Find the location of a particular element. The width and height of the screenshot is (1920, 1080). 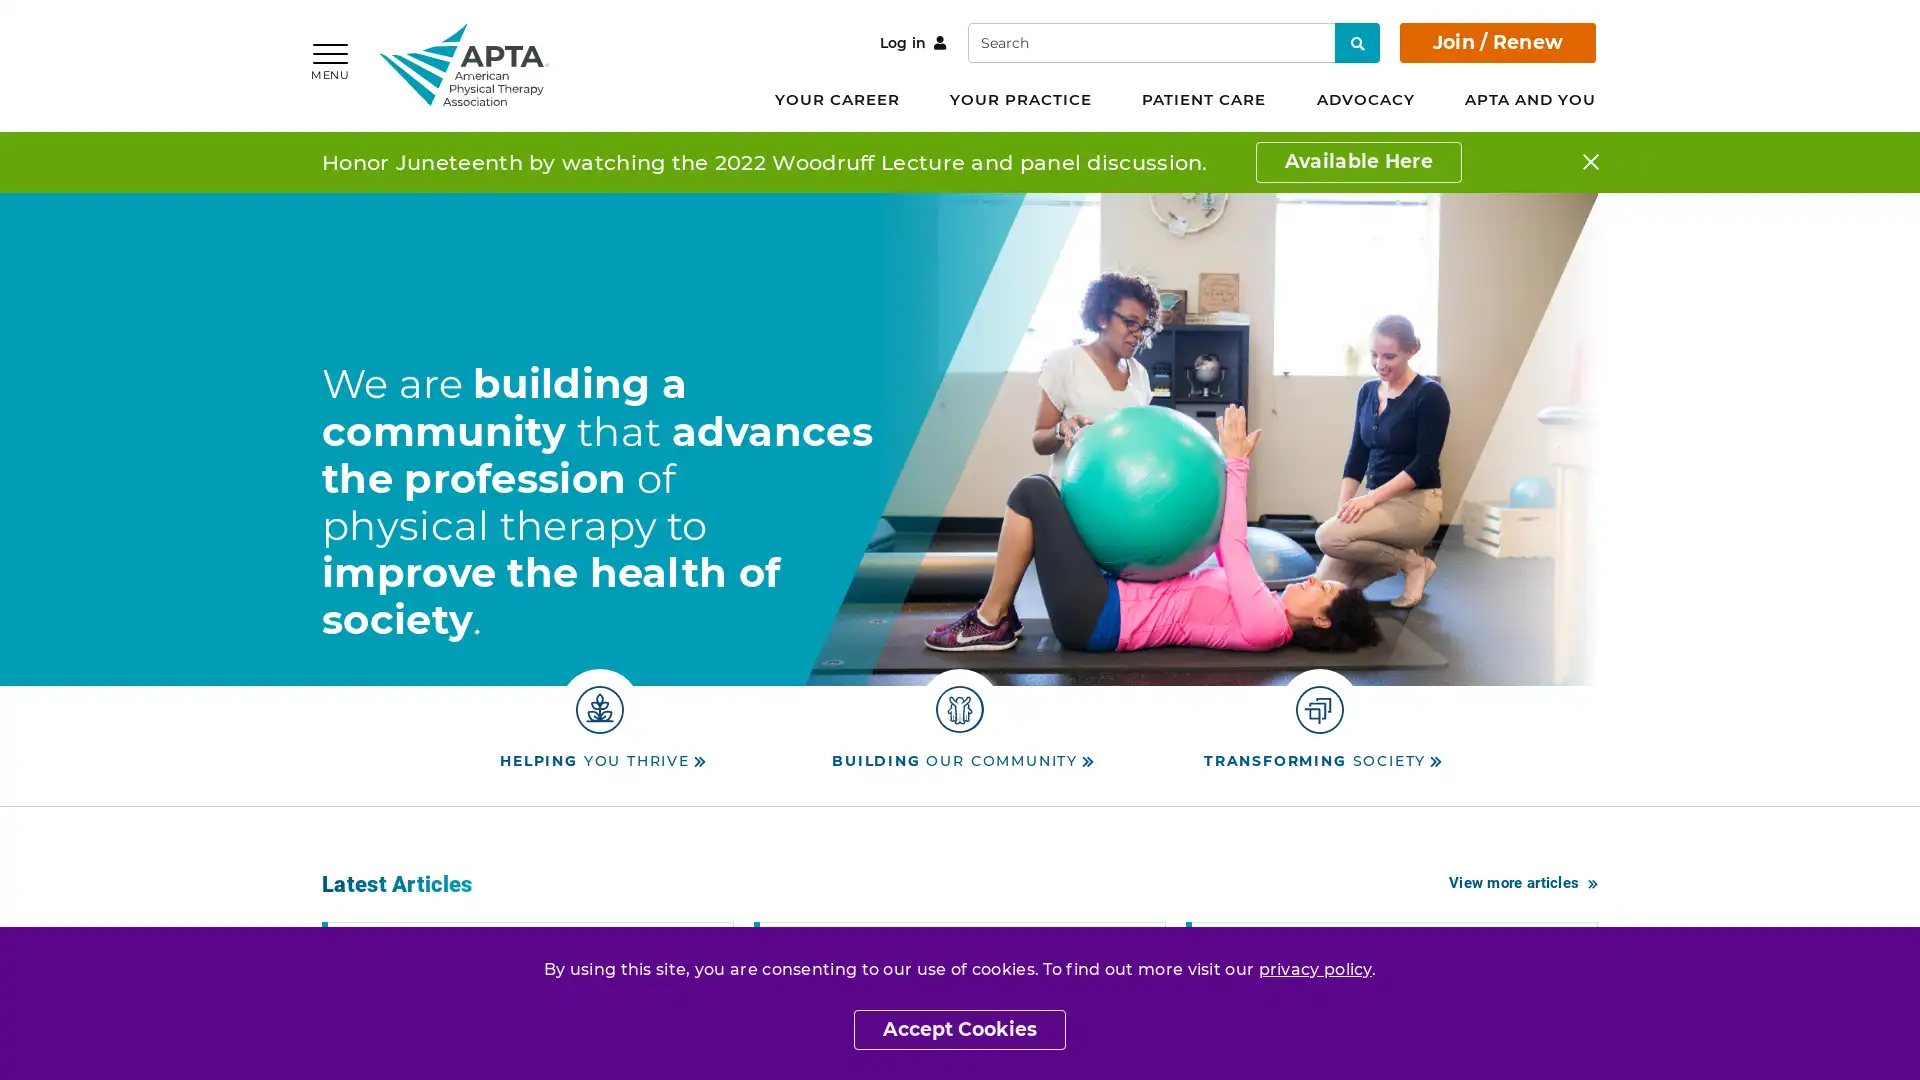

Close is located at coordinates (1589, 160).